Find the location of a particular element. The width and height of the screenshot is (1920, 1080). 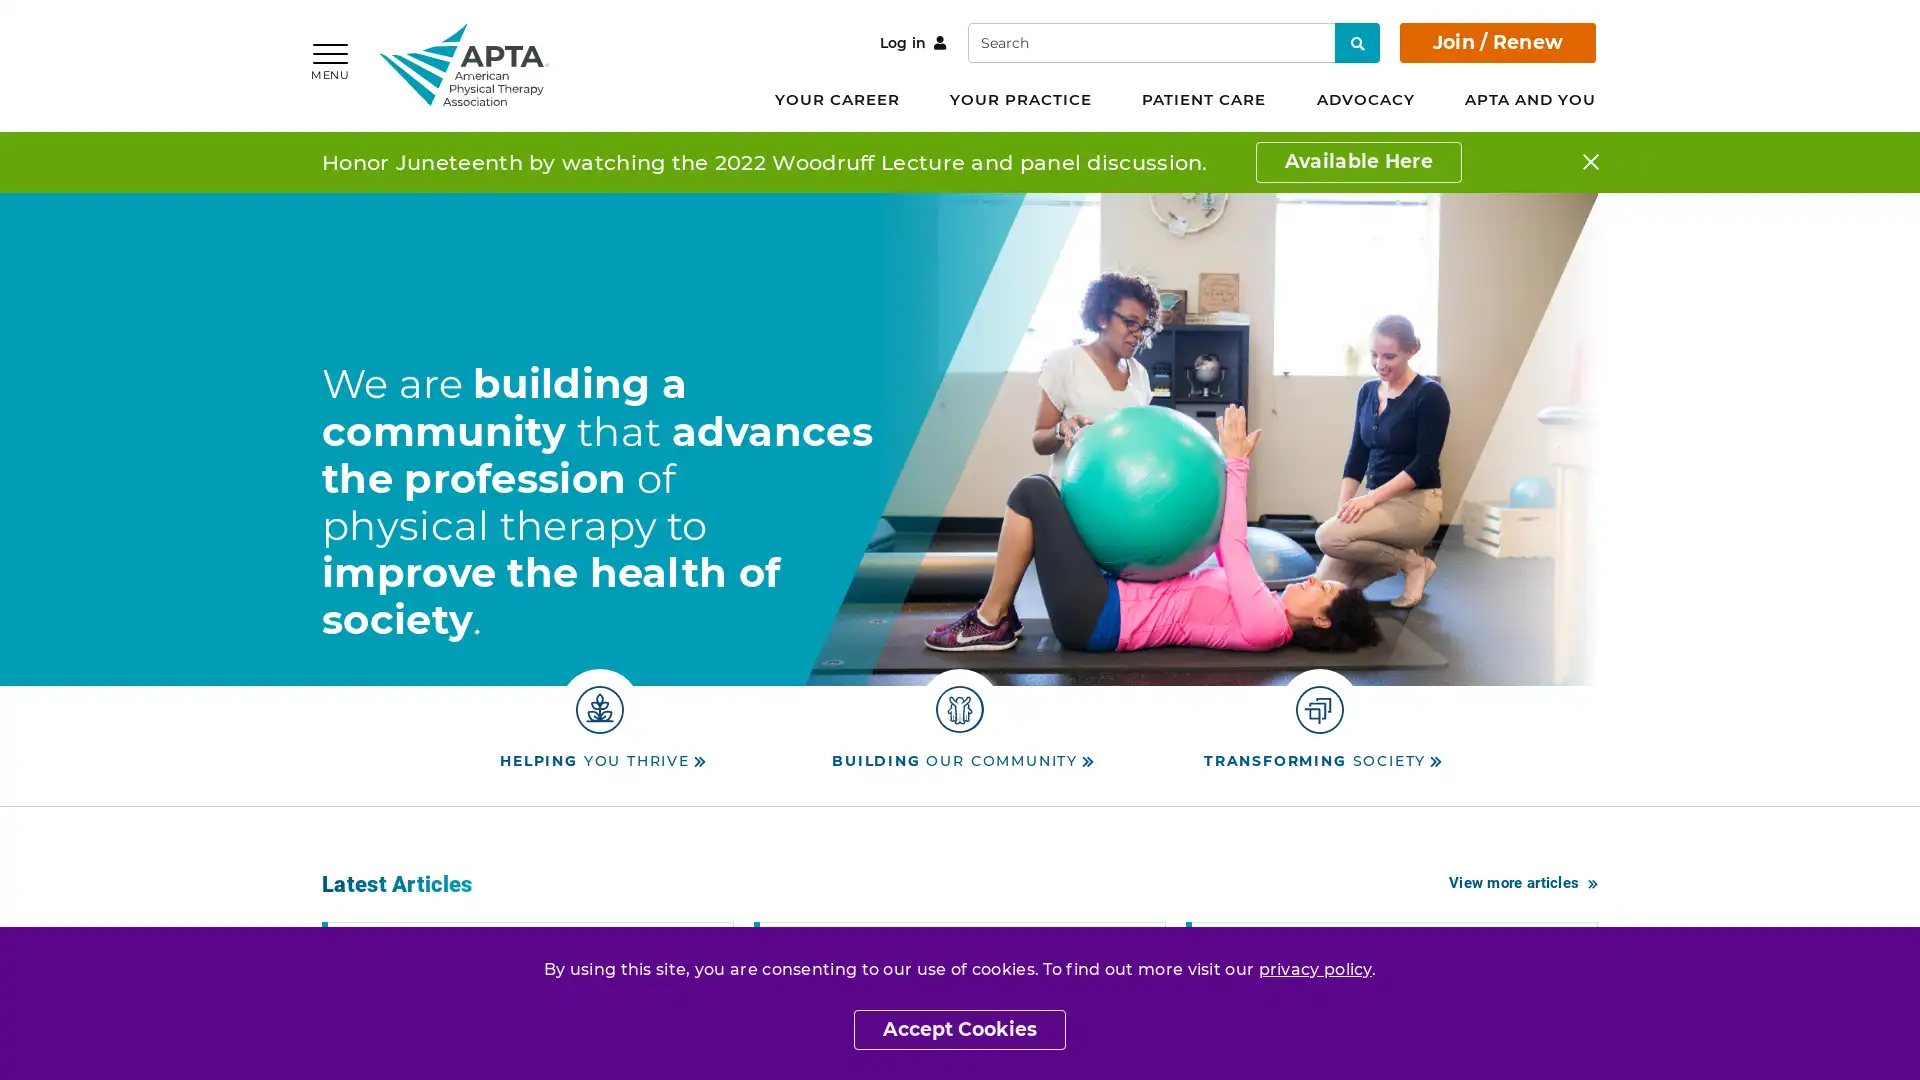

Close is located at coordinates (1589, 160).